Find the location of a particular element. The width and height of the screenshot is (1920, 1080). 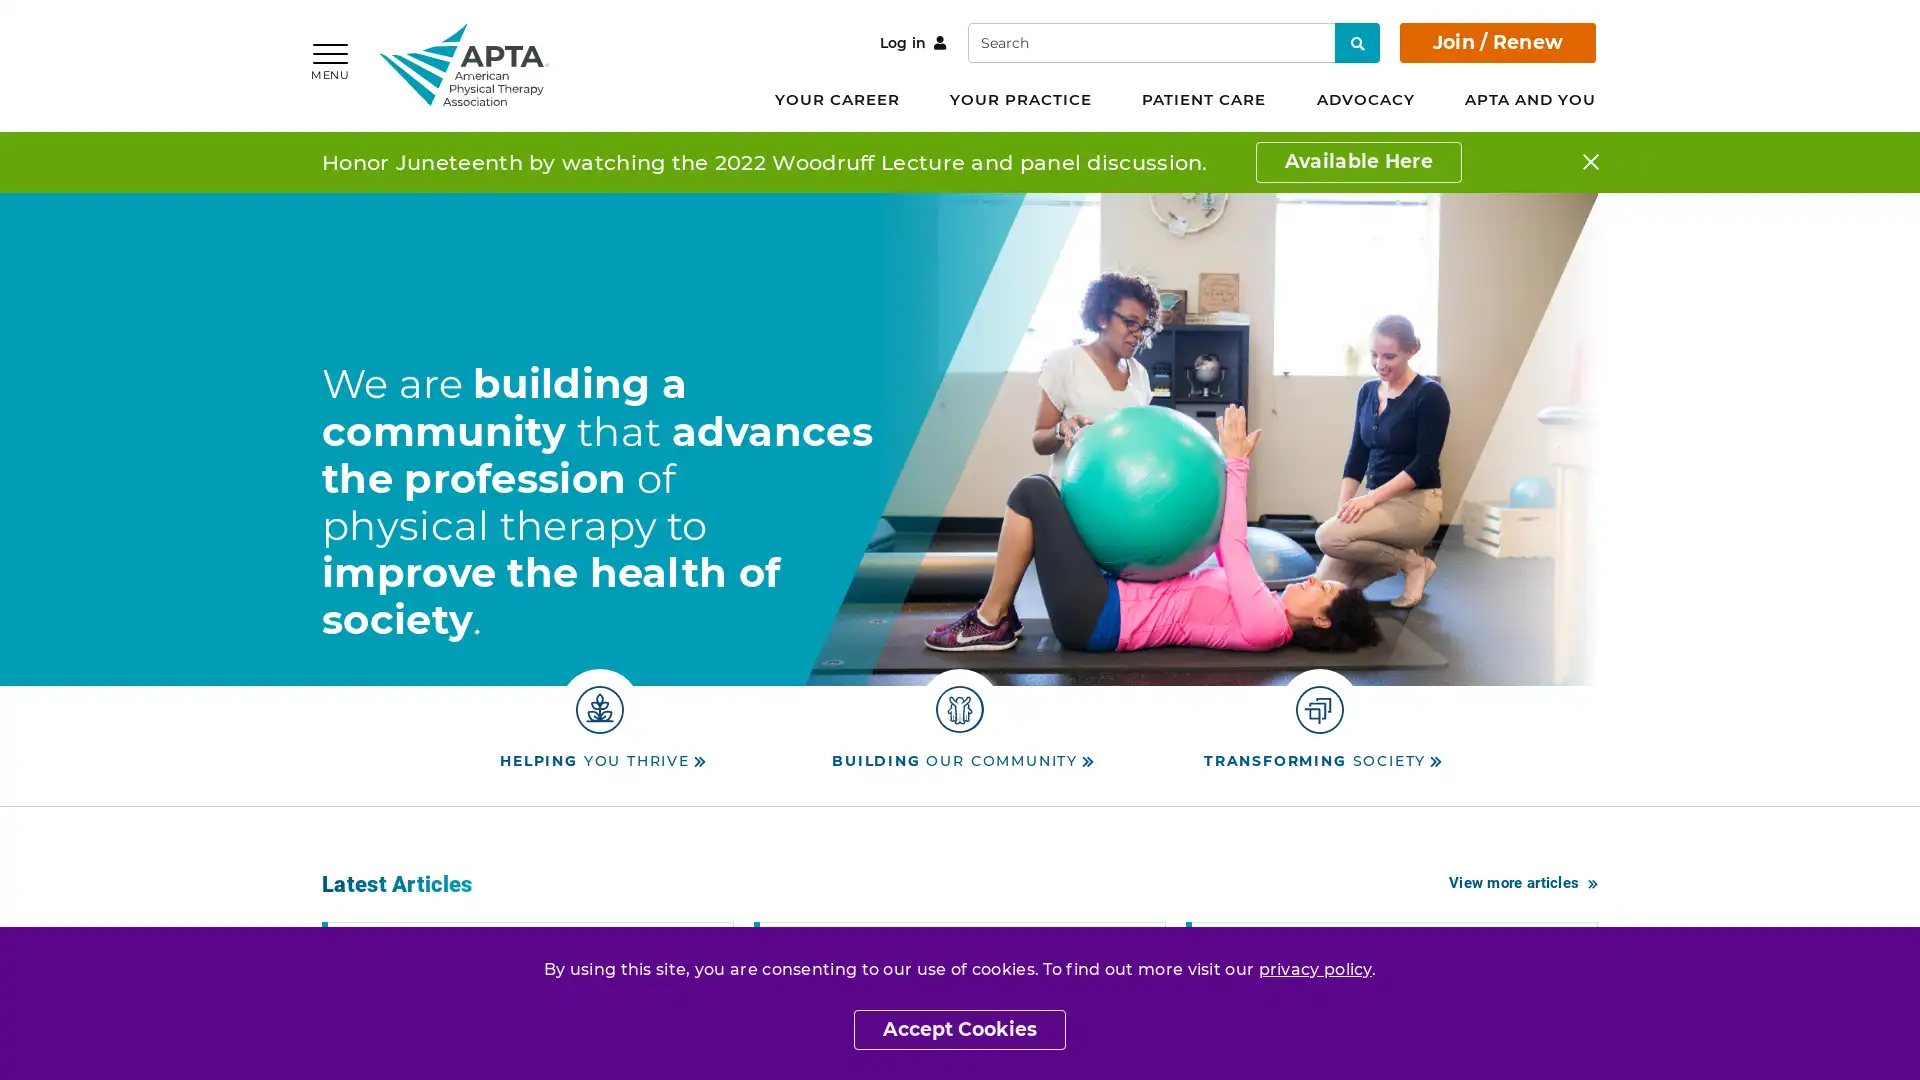

Close is located at coordinates (1589, 160).